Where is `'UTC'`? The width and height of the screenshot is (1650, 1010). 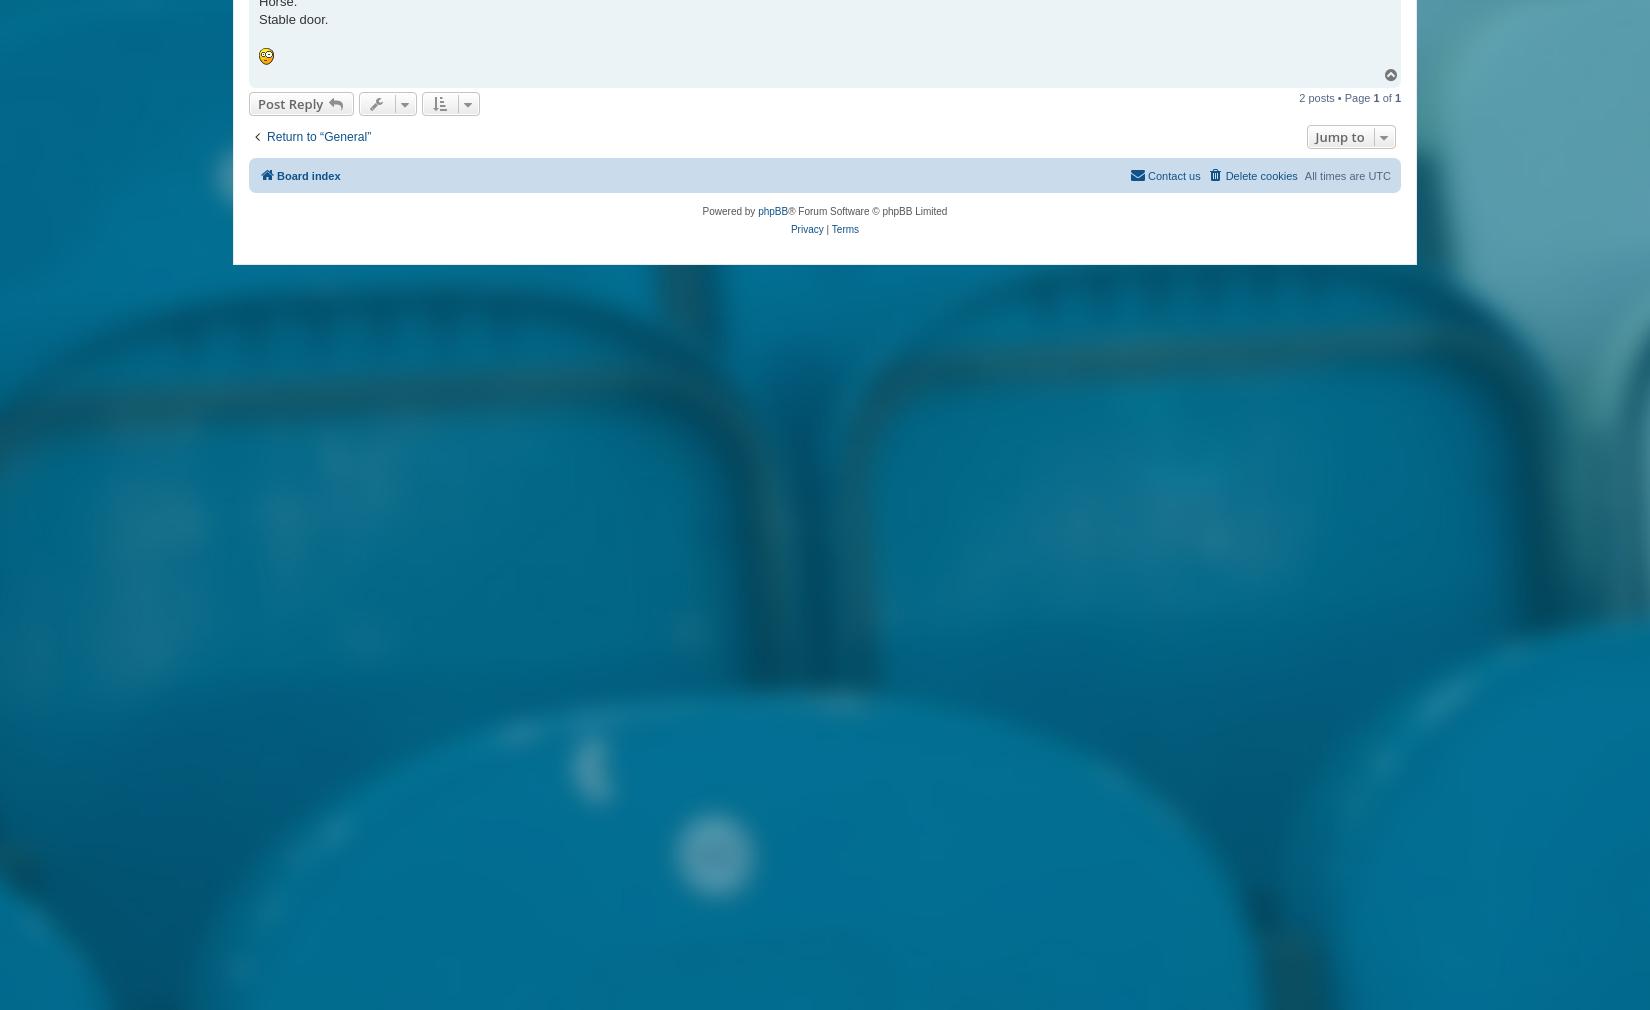
'UTC' is located at coordinates (1367, 175).